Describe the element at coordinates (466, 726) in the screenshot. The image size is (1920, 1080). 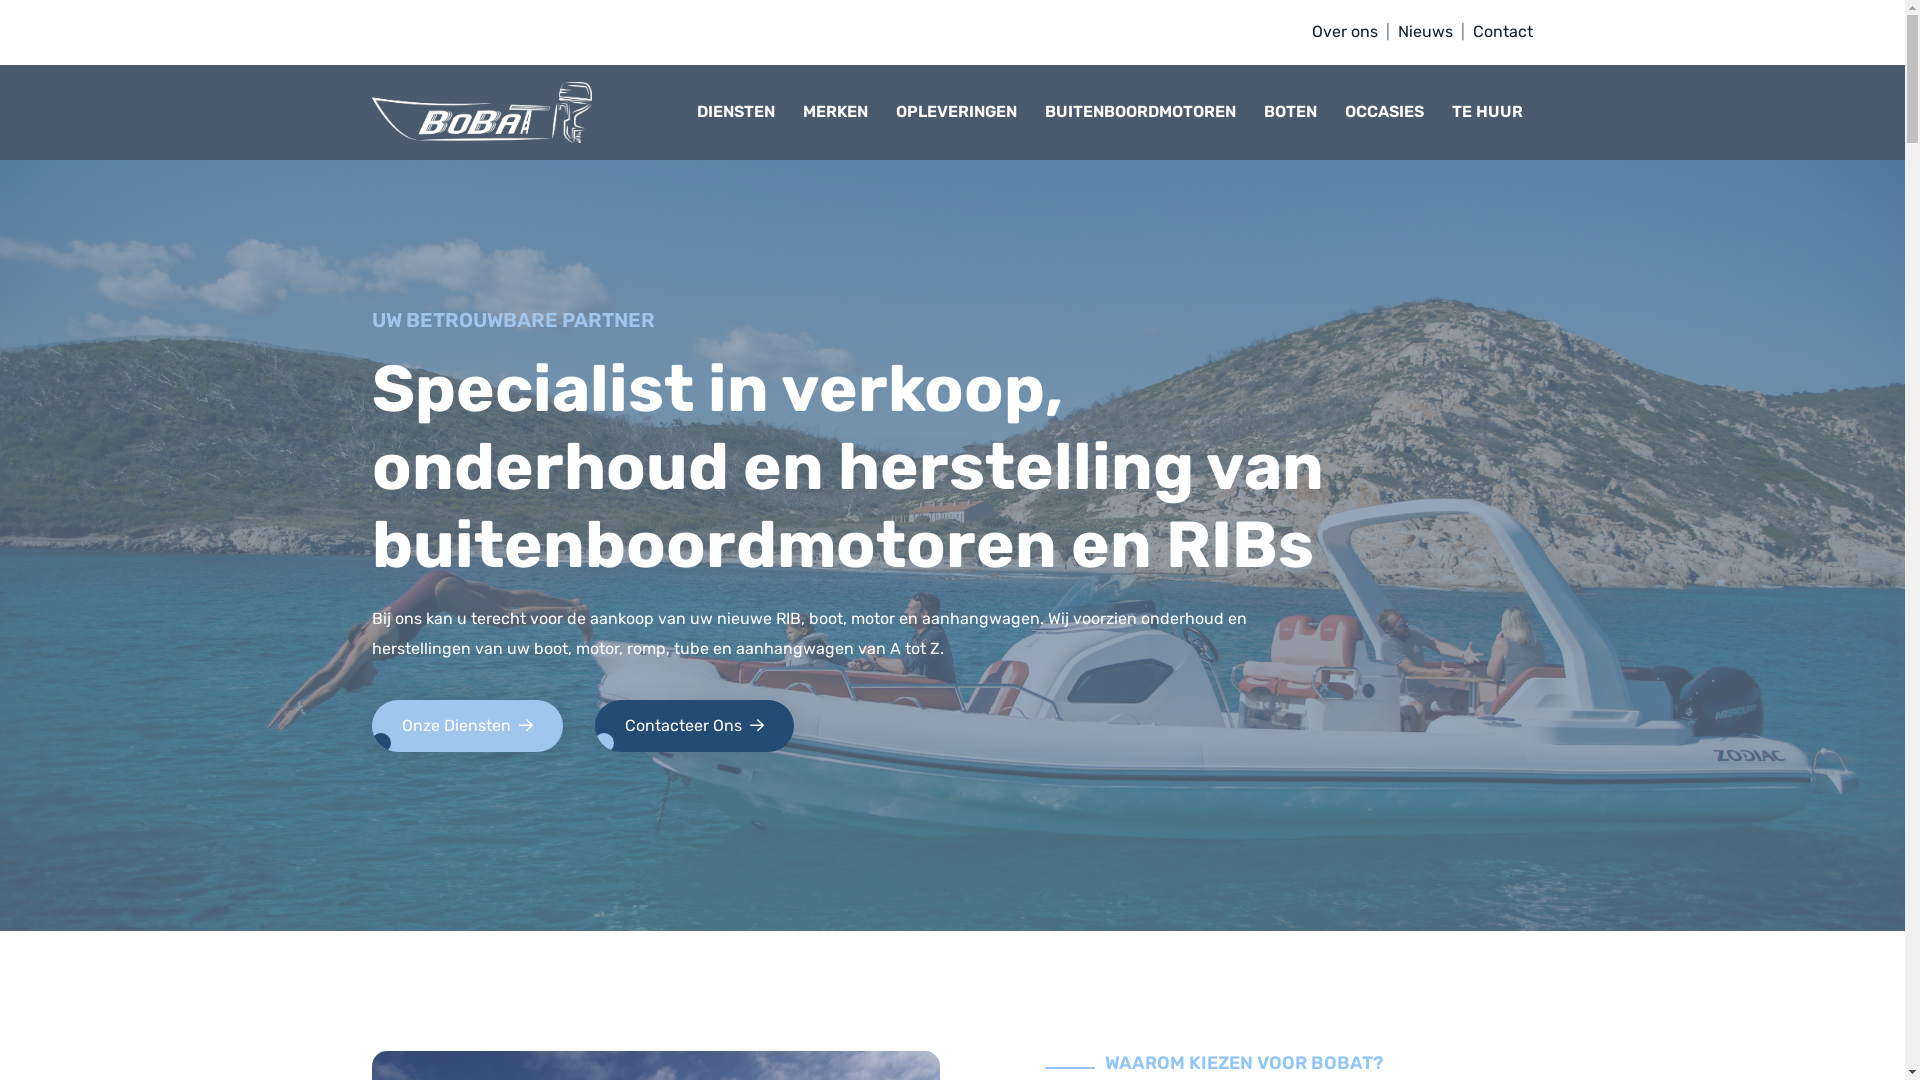
I see `'Onze Diensten'` at that location.